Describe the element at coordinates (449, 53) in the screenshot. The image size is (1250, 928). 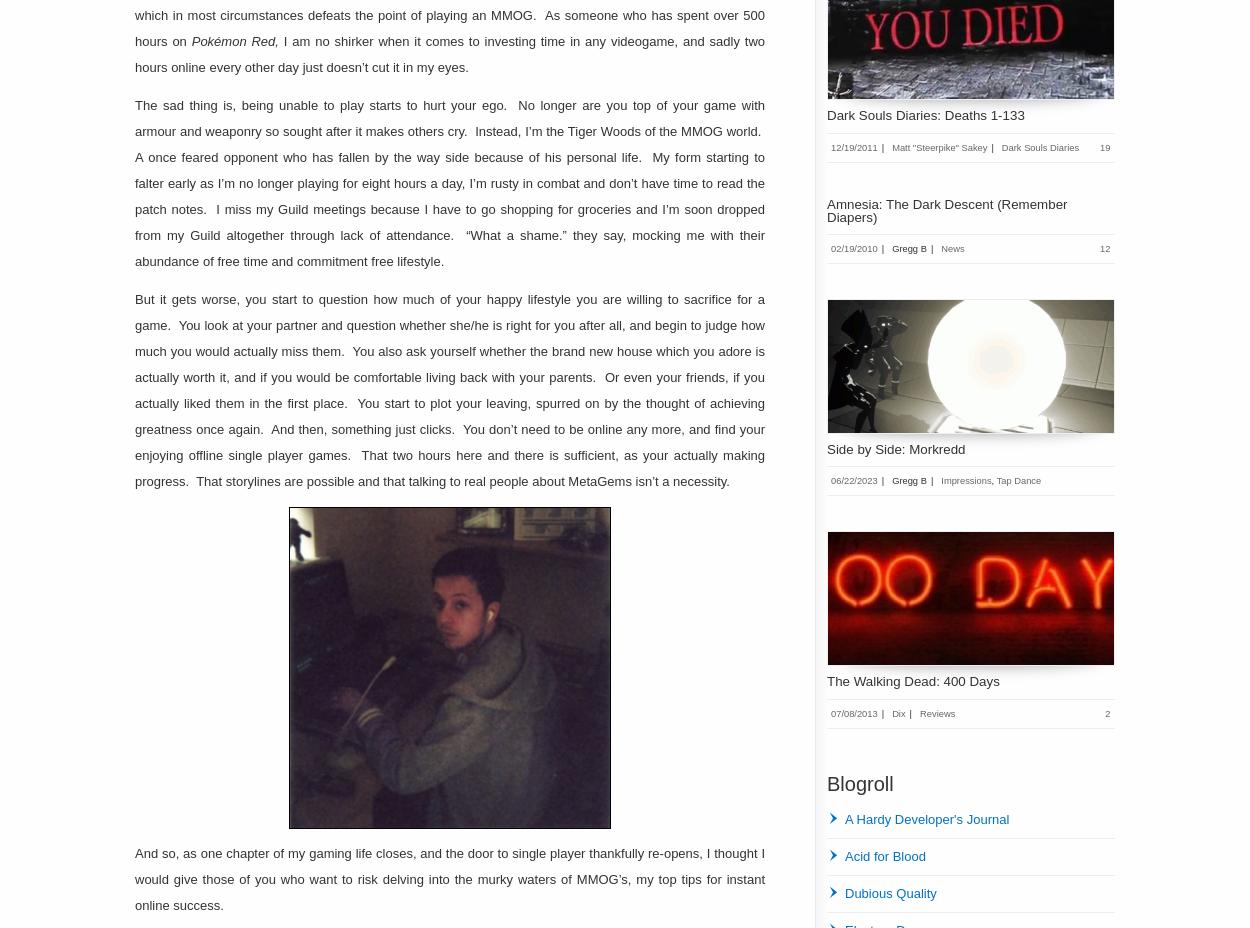
I see `'I am no shirker when it comes to investing time in any videogame, and sadly two hours online every other day just doesn’t cut it in my eyes.'` at that location.